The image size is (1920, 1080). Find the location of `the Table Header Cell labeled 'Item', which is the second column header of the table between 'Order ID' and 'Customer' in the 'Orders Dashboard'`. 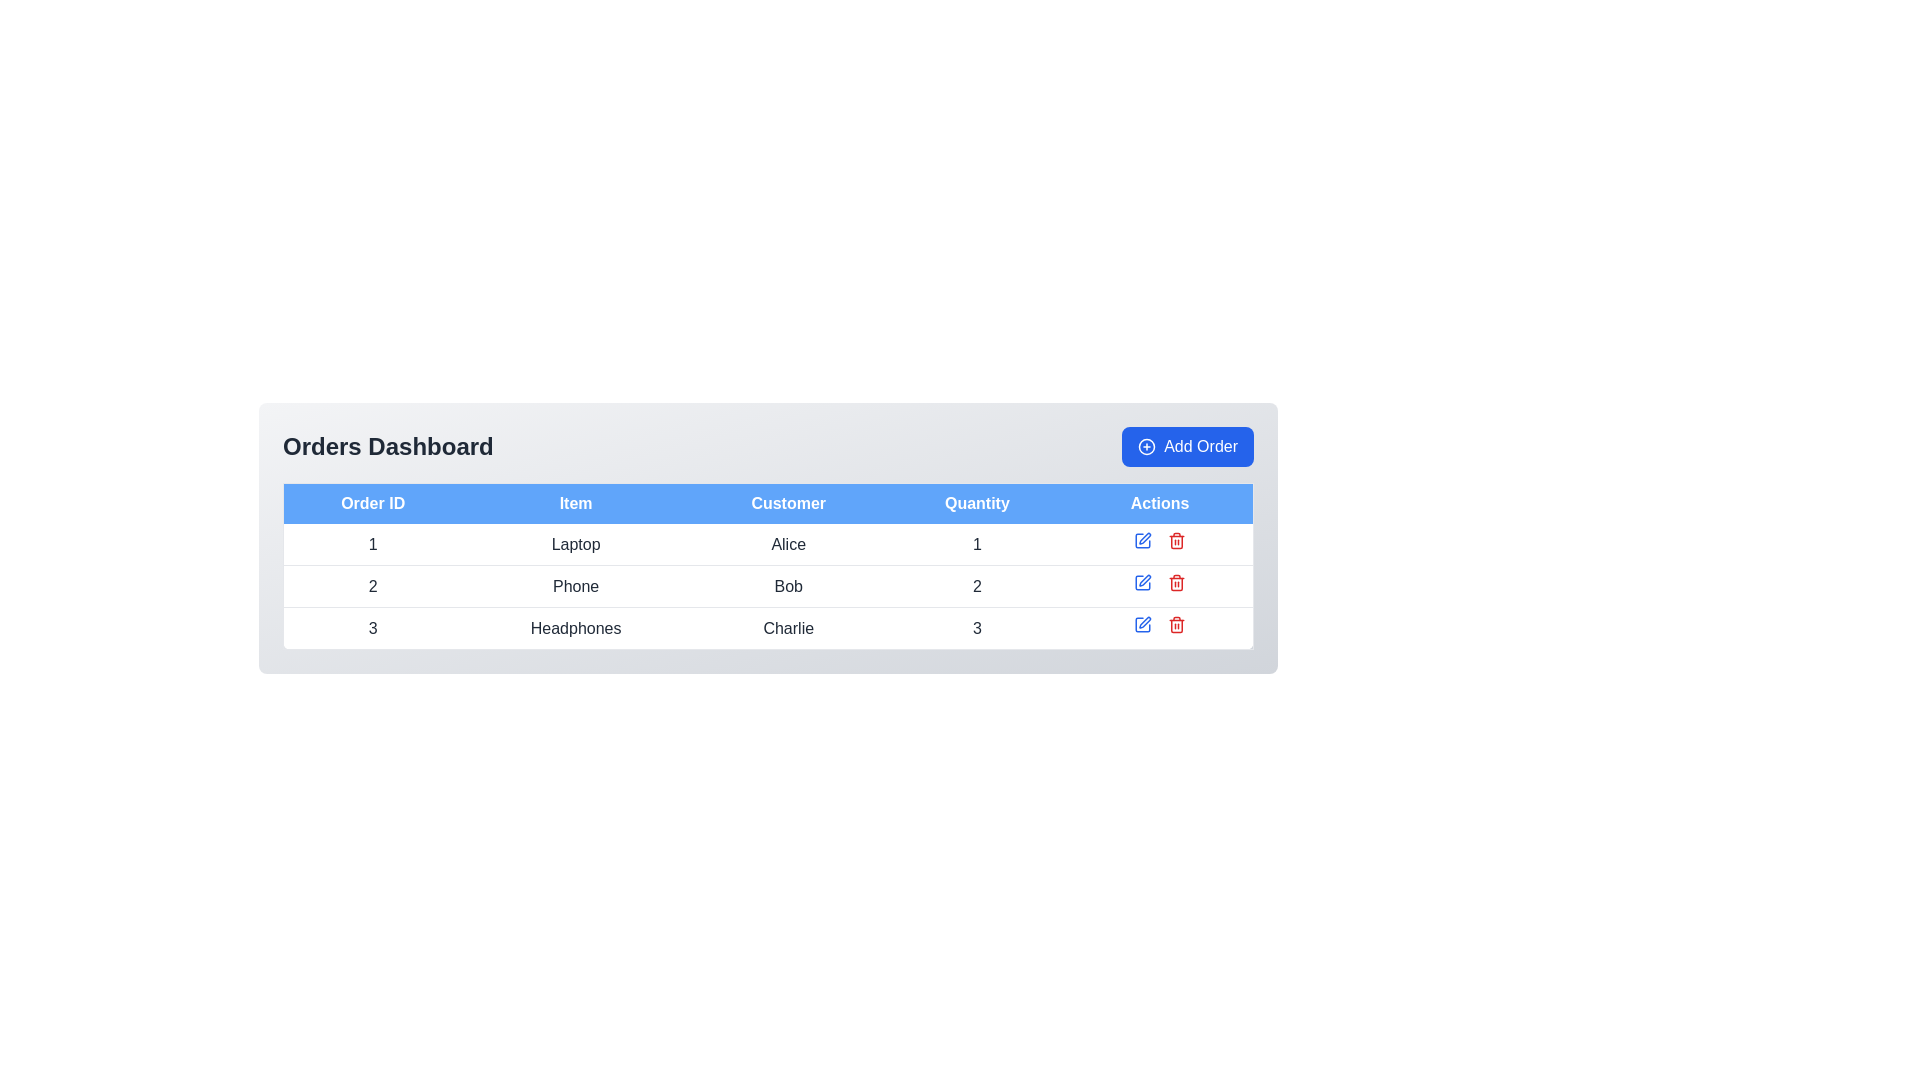

the Table Header Cell labeled 'Item', which is the second column header of the table between 'Order ID' and 'Customer' in the 'Orders Dashboard' is located at coordinates (575, 502).